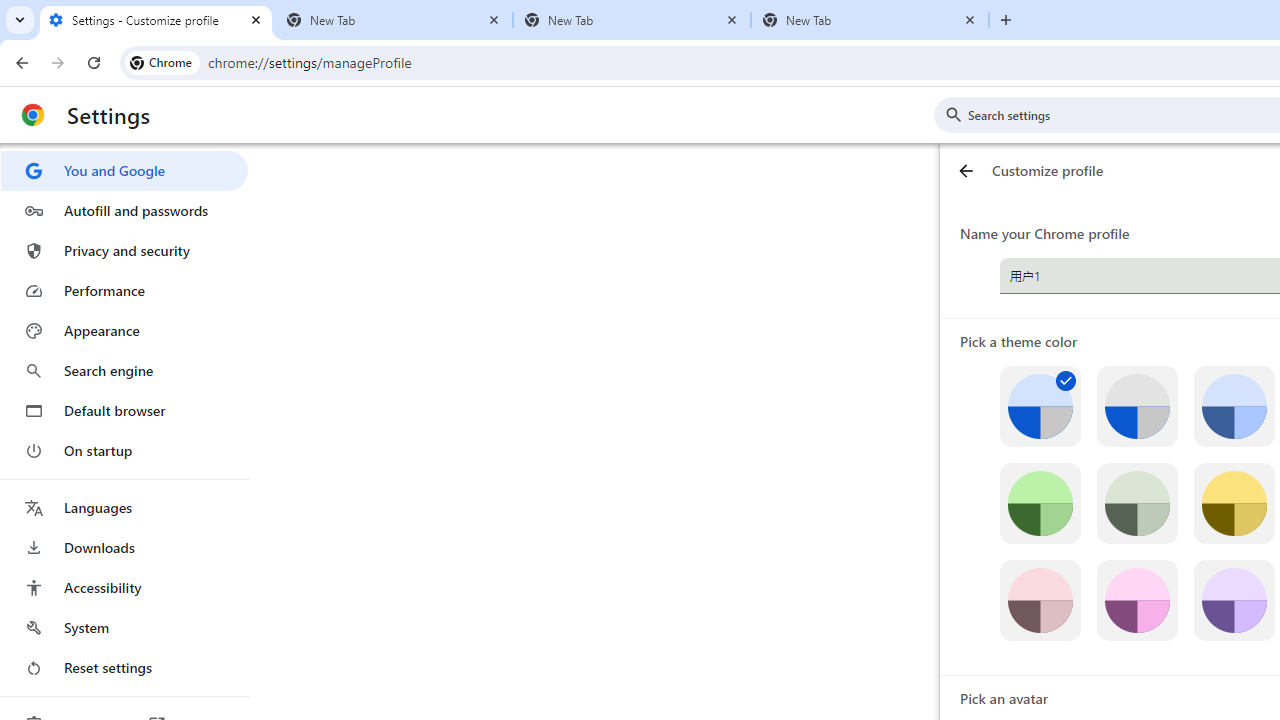  I want to click on 'New Tab', so click(870, 20).